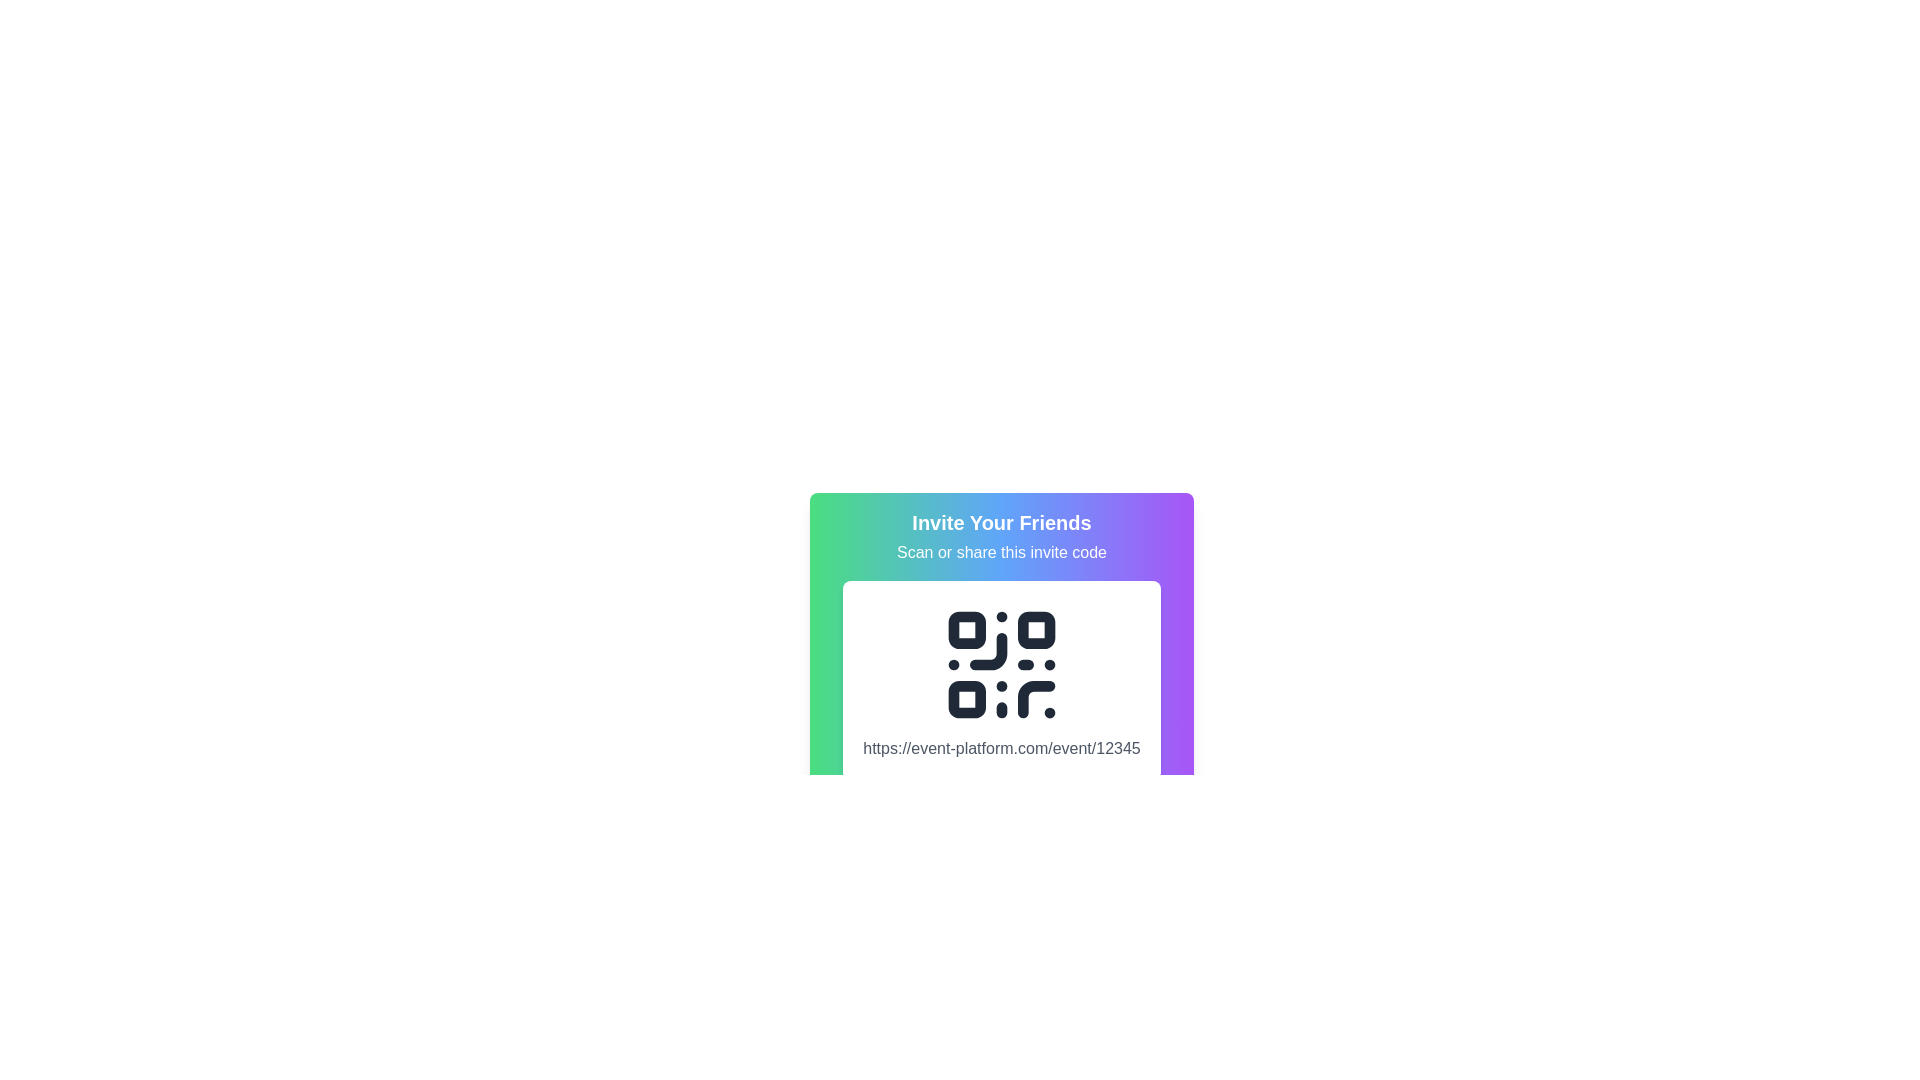  I want to click on text label located at the top of the content card, which invites users to share the platform via an invite code, so click(1002, 535).